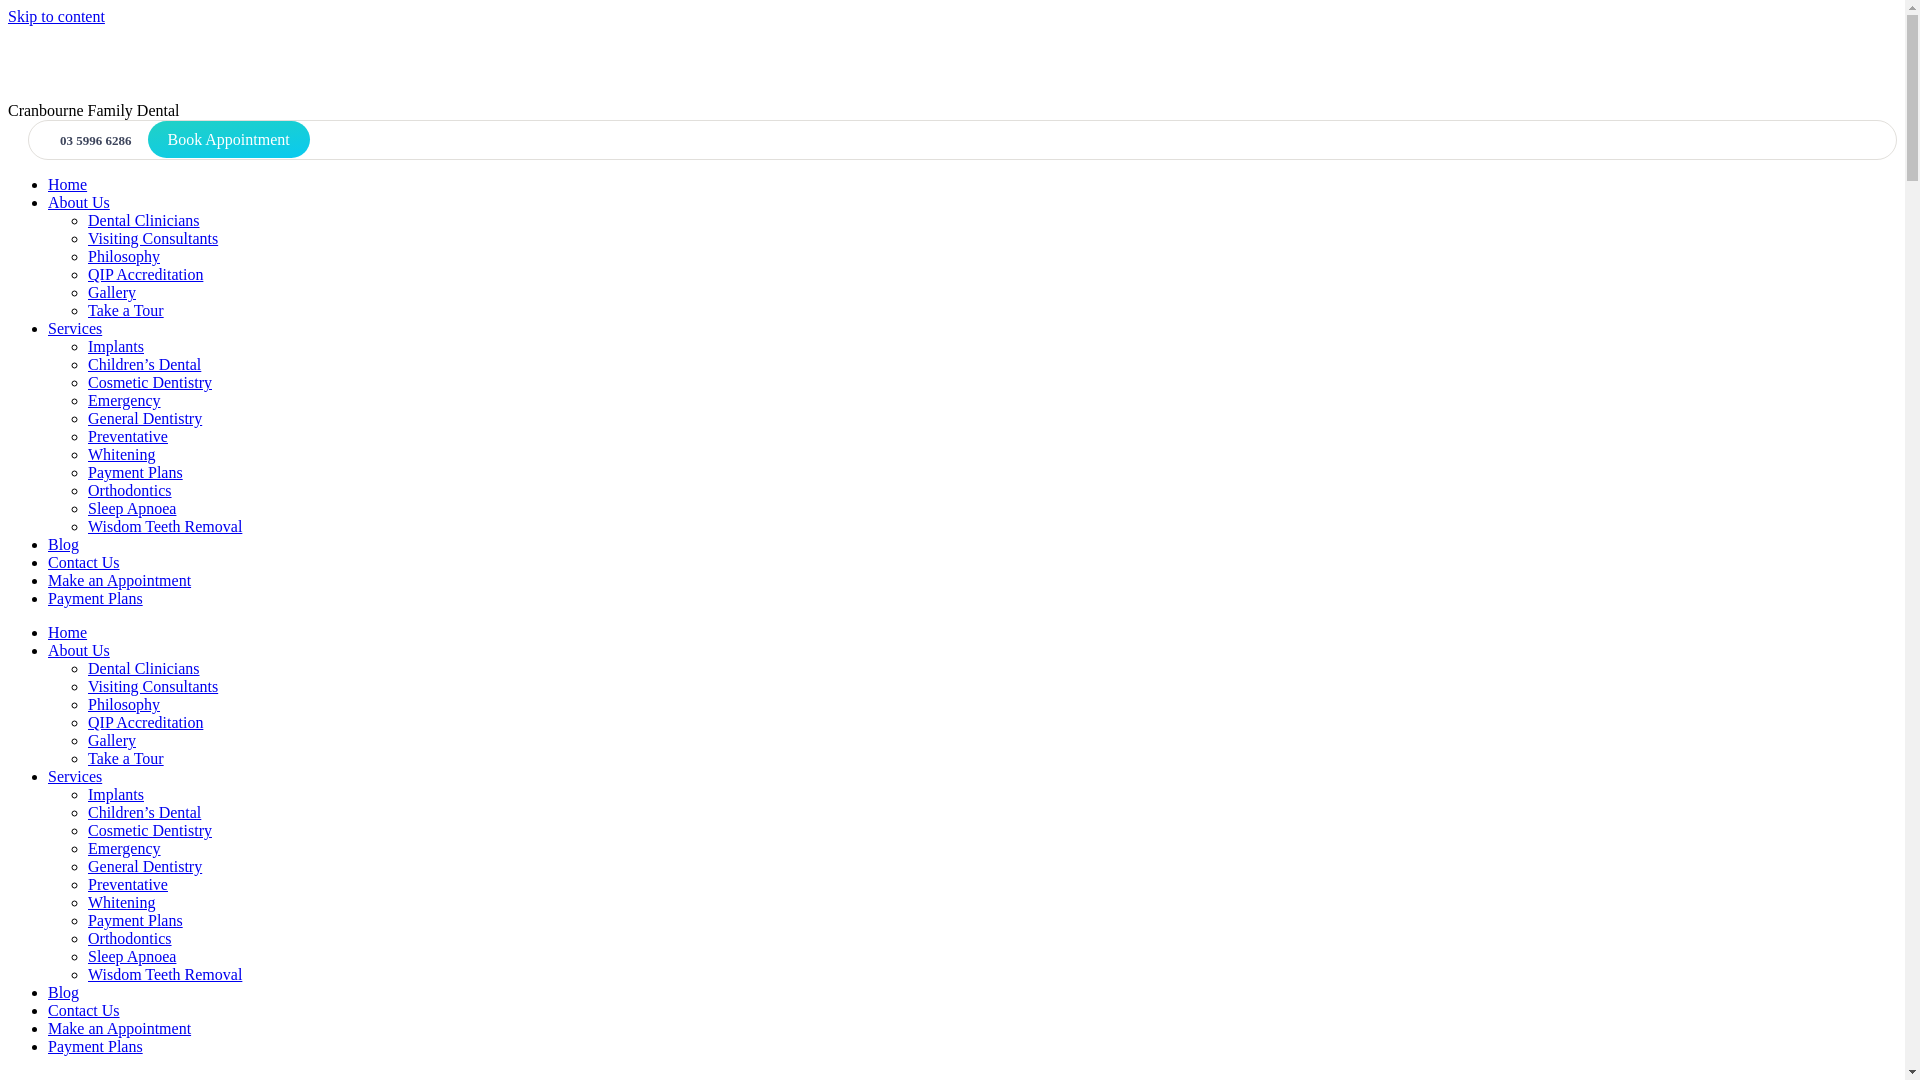 The height and width of the screenshot is (1080, 1920). Describe the element at coordinates (144, 274) in the screenshot. I see `'QIP Accreditation'` at that location.